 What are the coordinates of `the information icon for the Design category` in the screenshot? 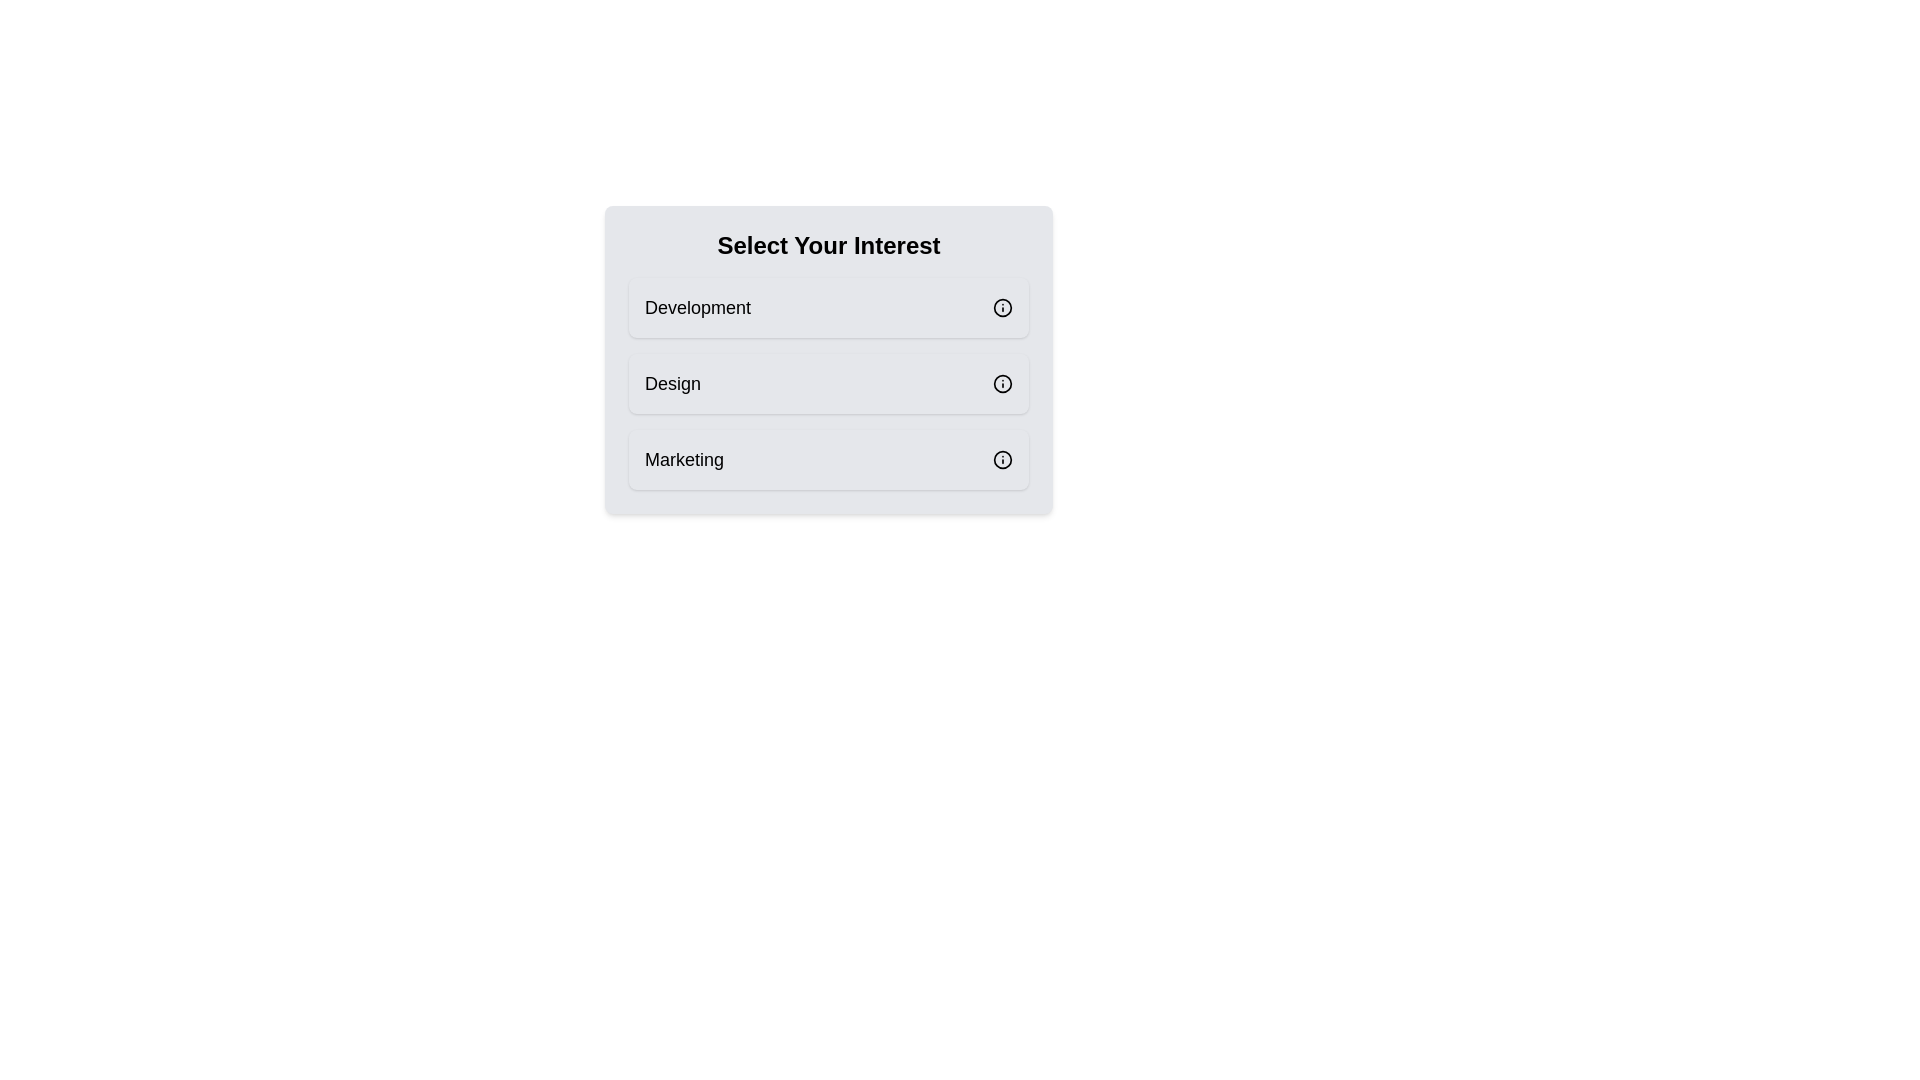 It's located at (1003, 384).